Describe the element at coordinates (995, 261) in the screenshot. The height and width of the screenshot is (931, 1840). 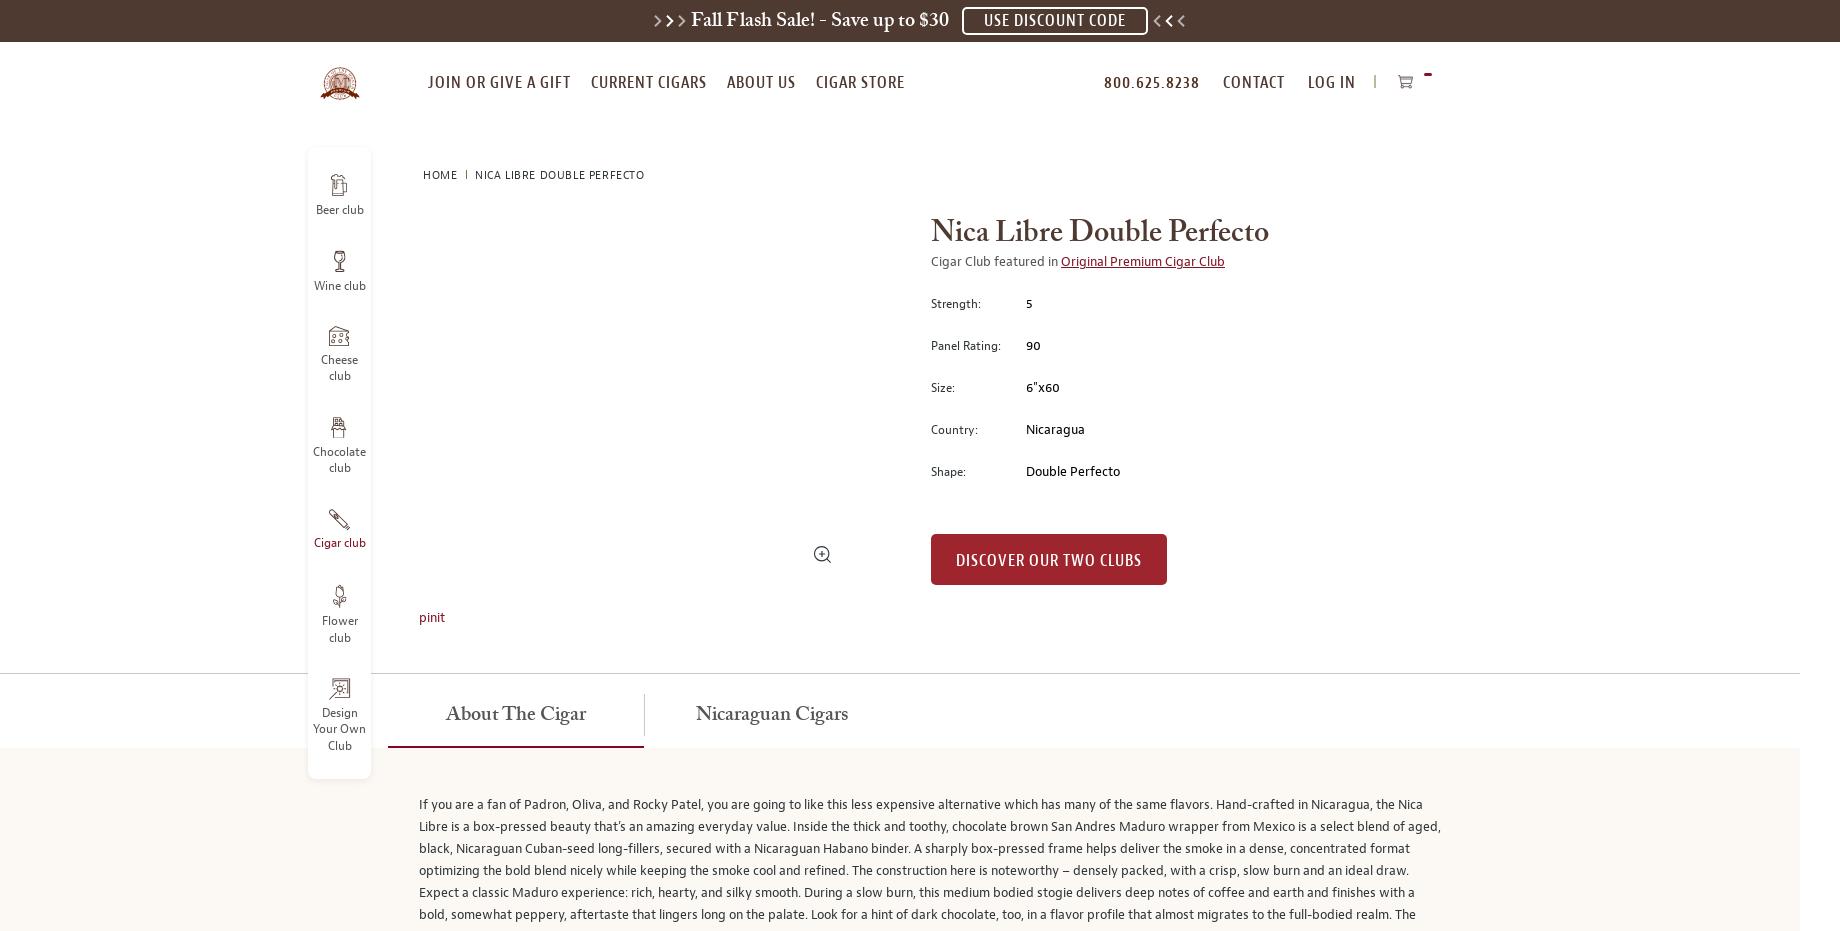
I see `'Cigar Club featured in'` at that location.